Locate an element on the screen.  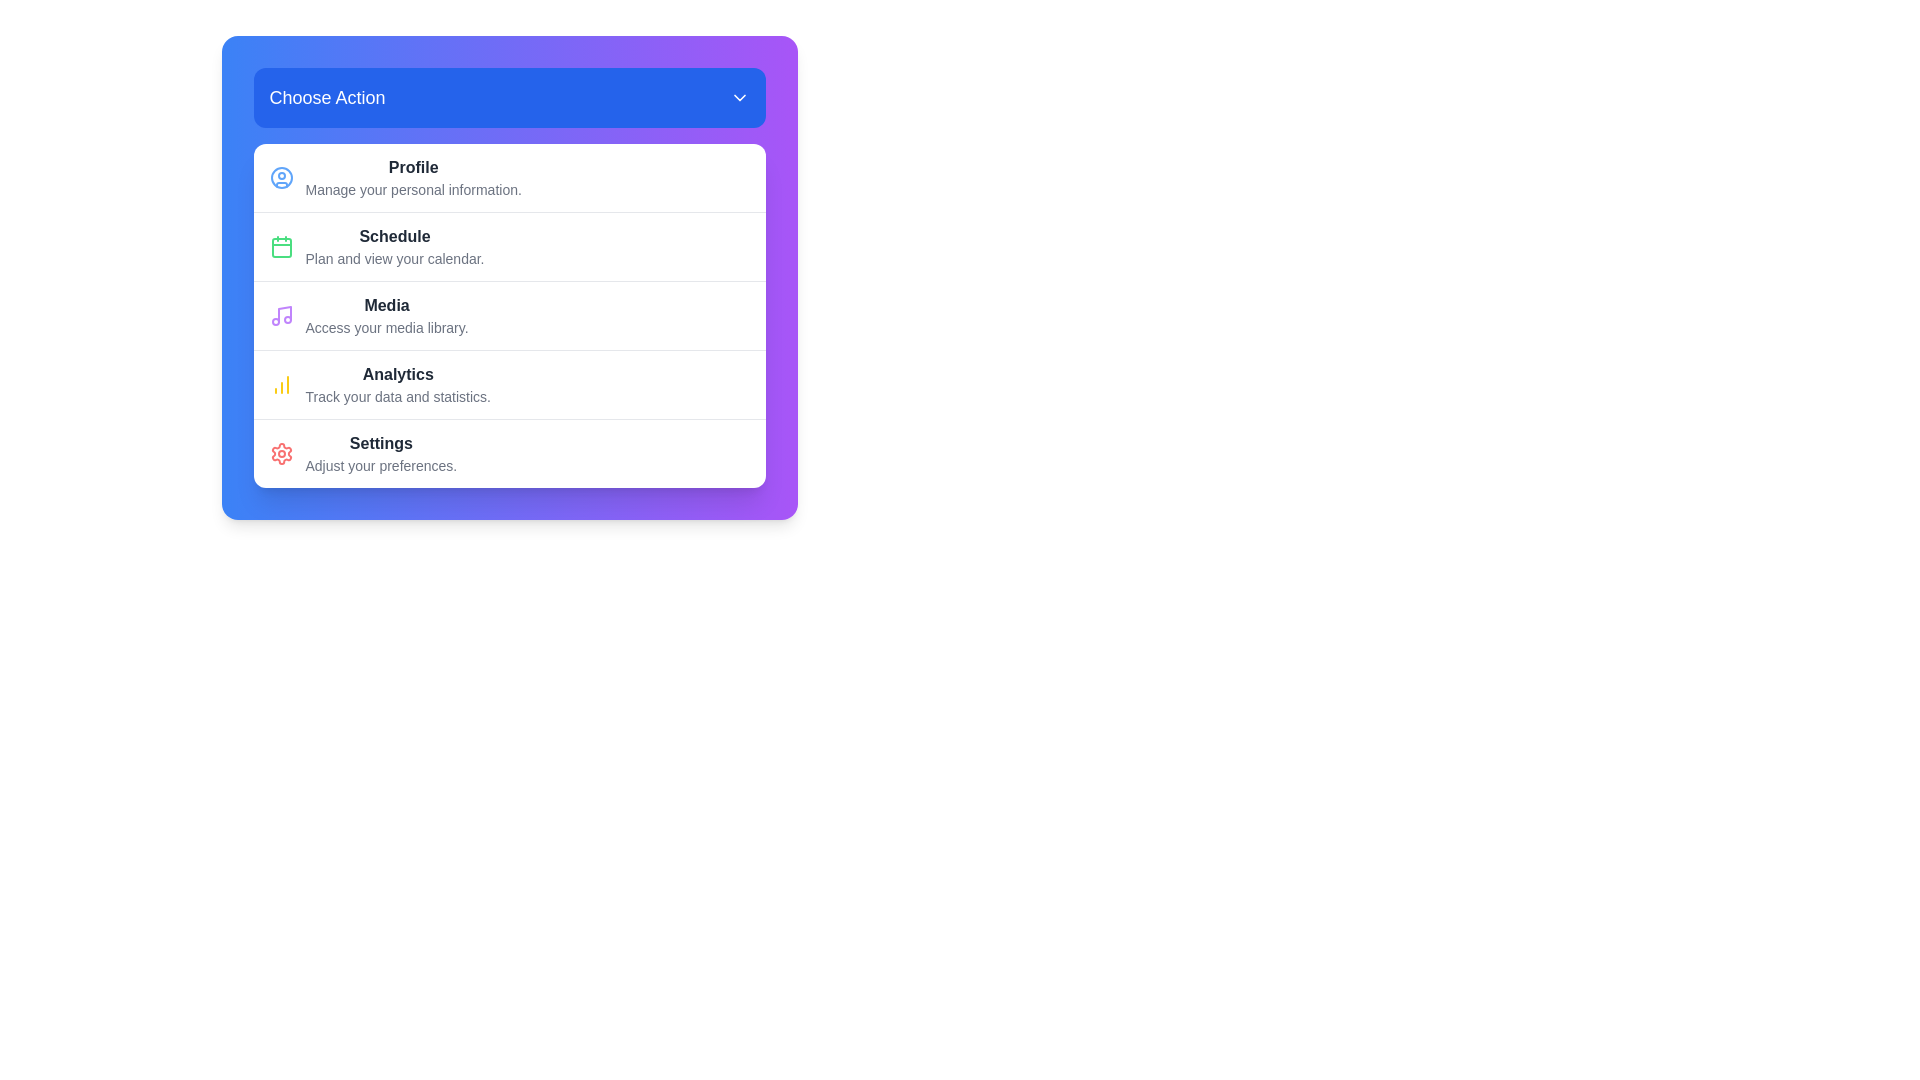
the static text label providing additional information for the 'Schedule' option in the dropdown menu is located at coordinates (394, 257).